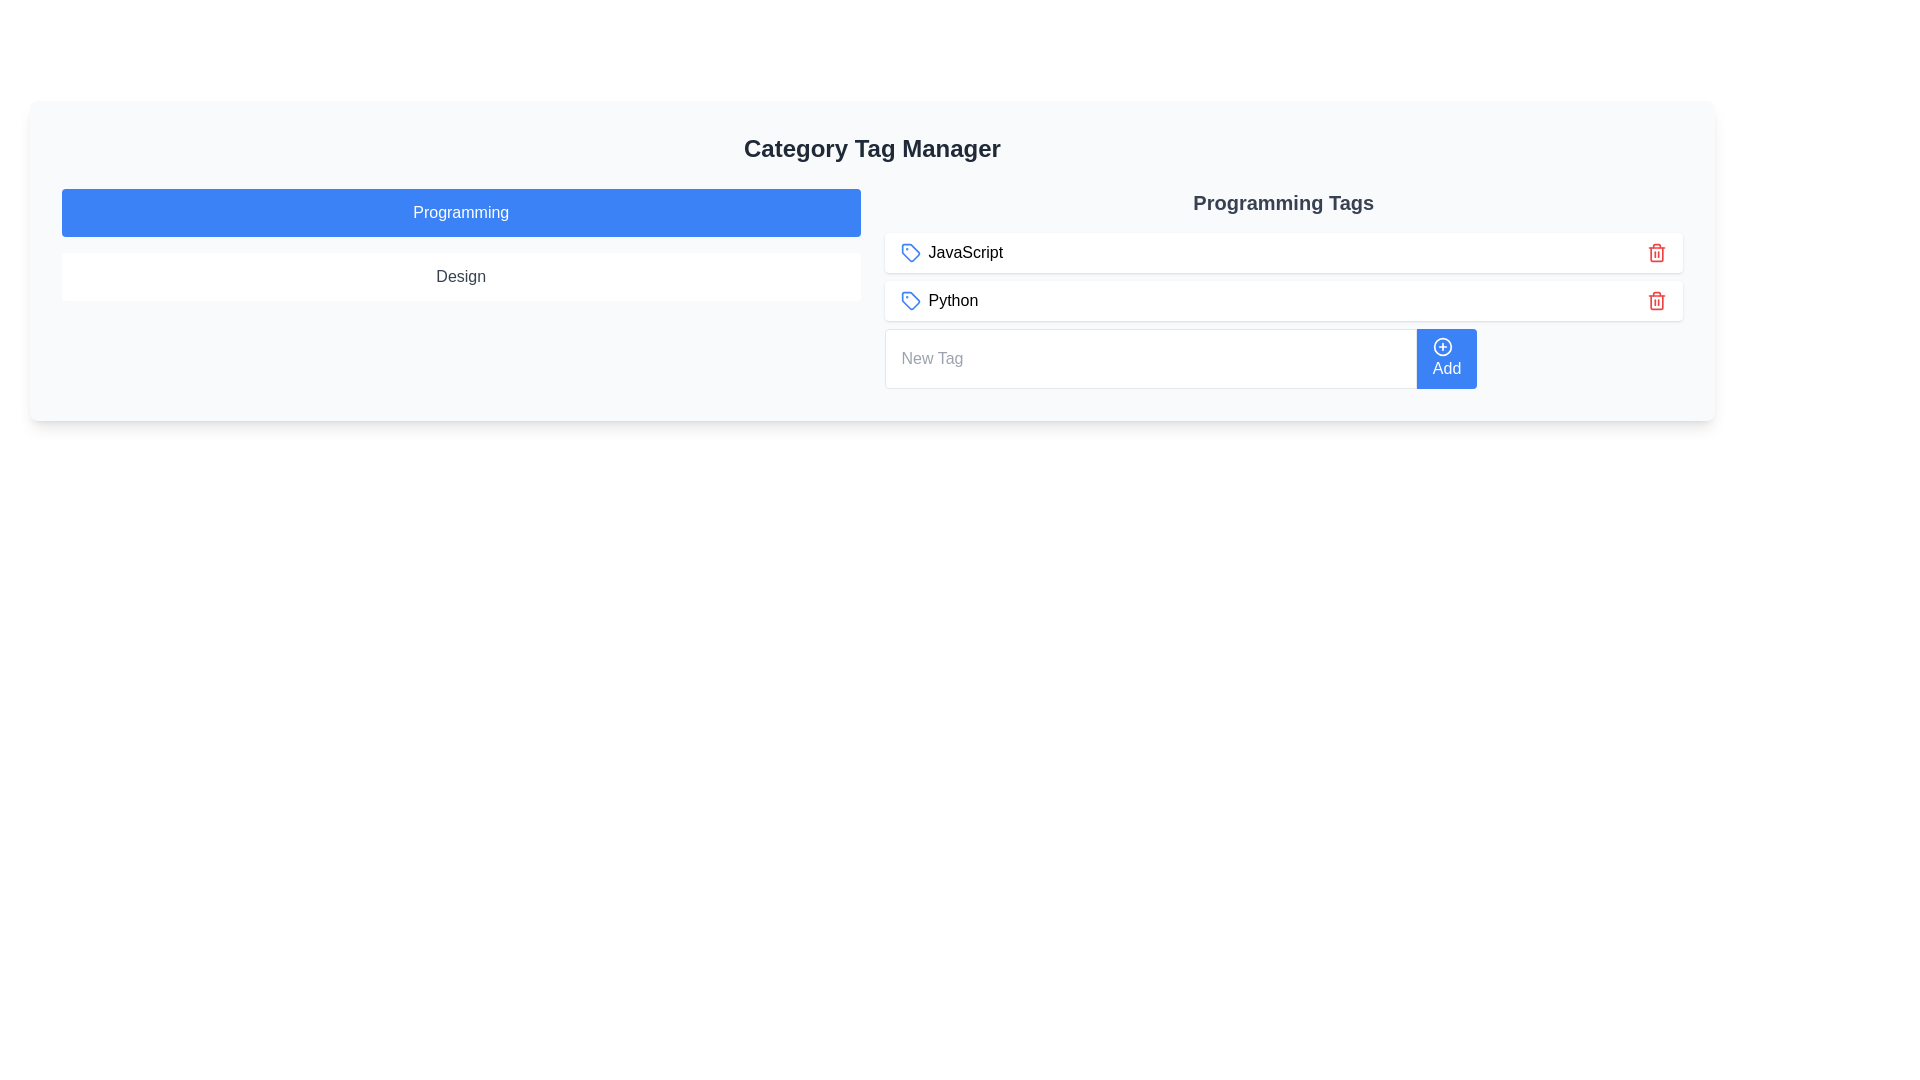 The height and width of the screenshot is (1080, 1920). I want to click on the tag icon located to the left of the text 'Python', which visually represents a category label, so click(909, 300).